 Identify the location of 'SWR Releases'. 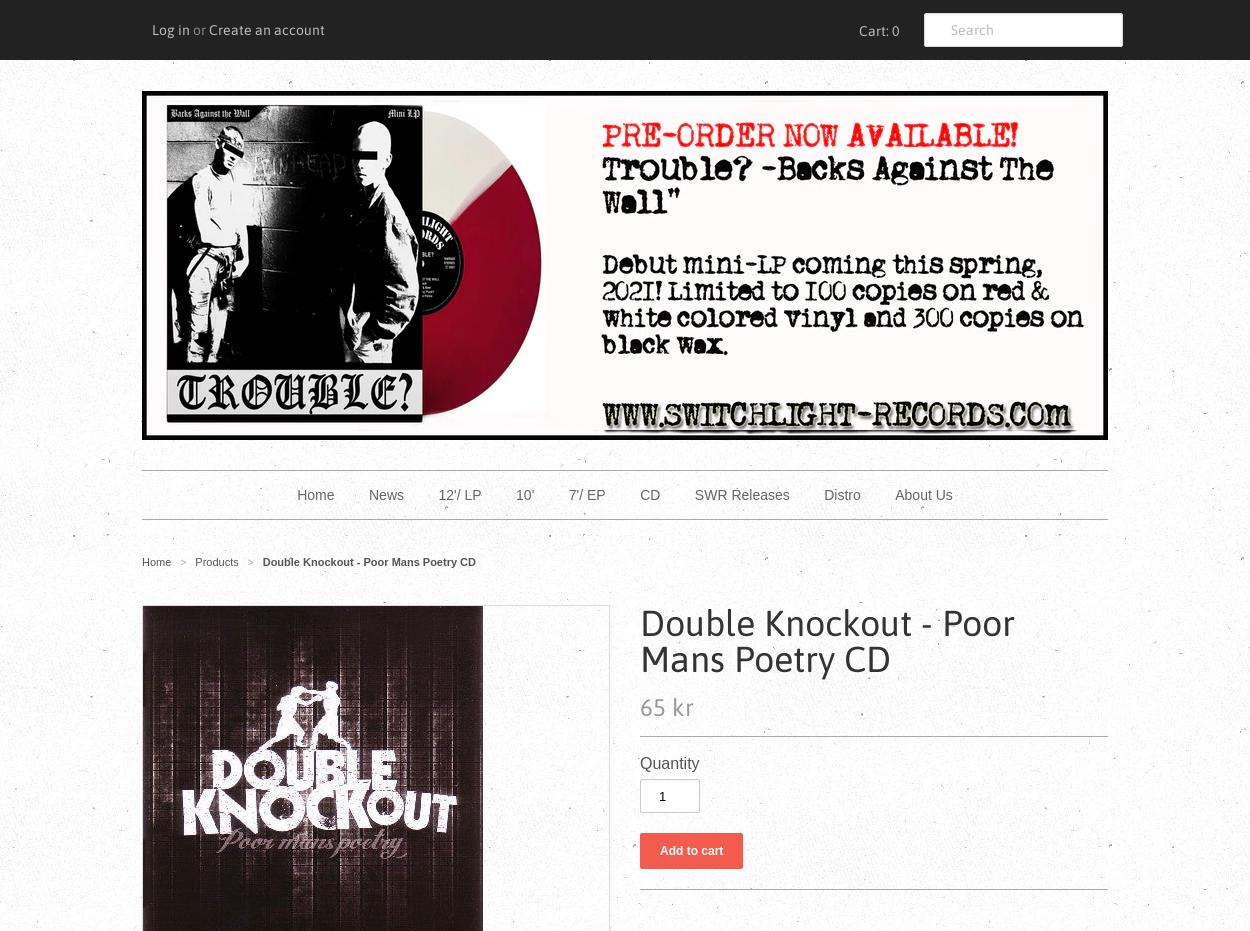
(740, 495).